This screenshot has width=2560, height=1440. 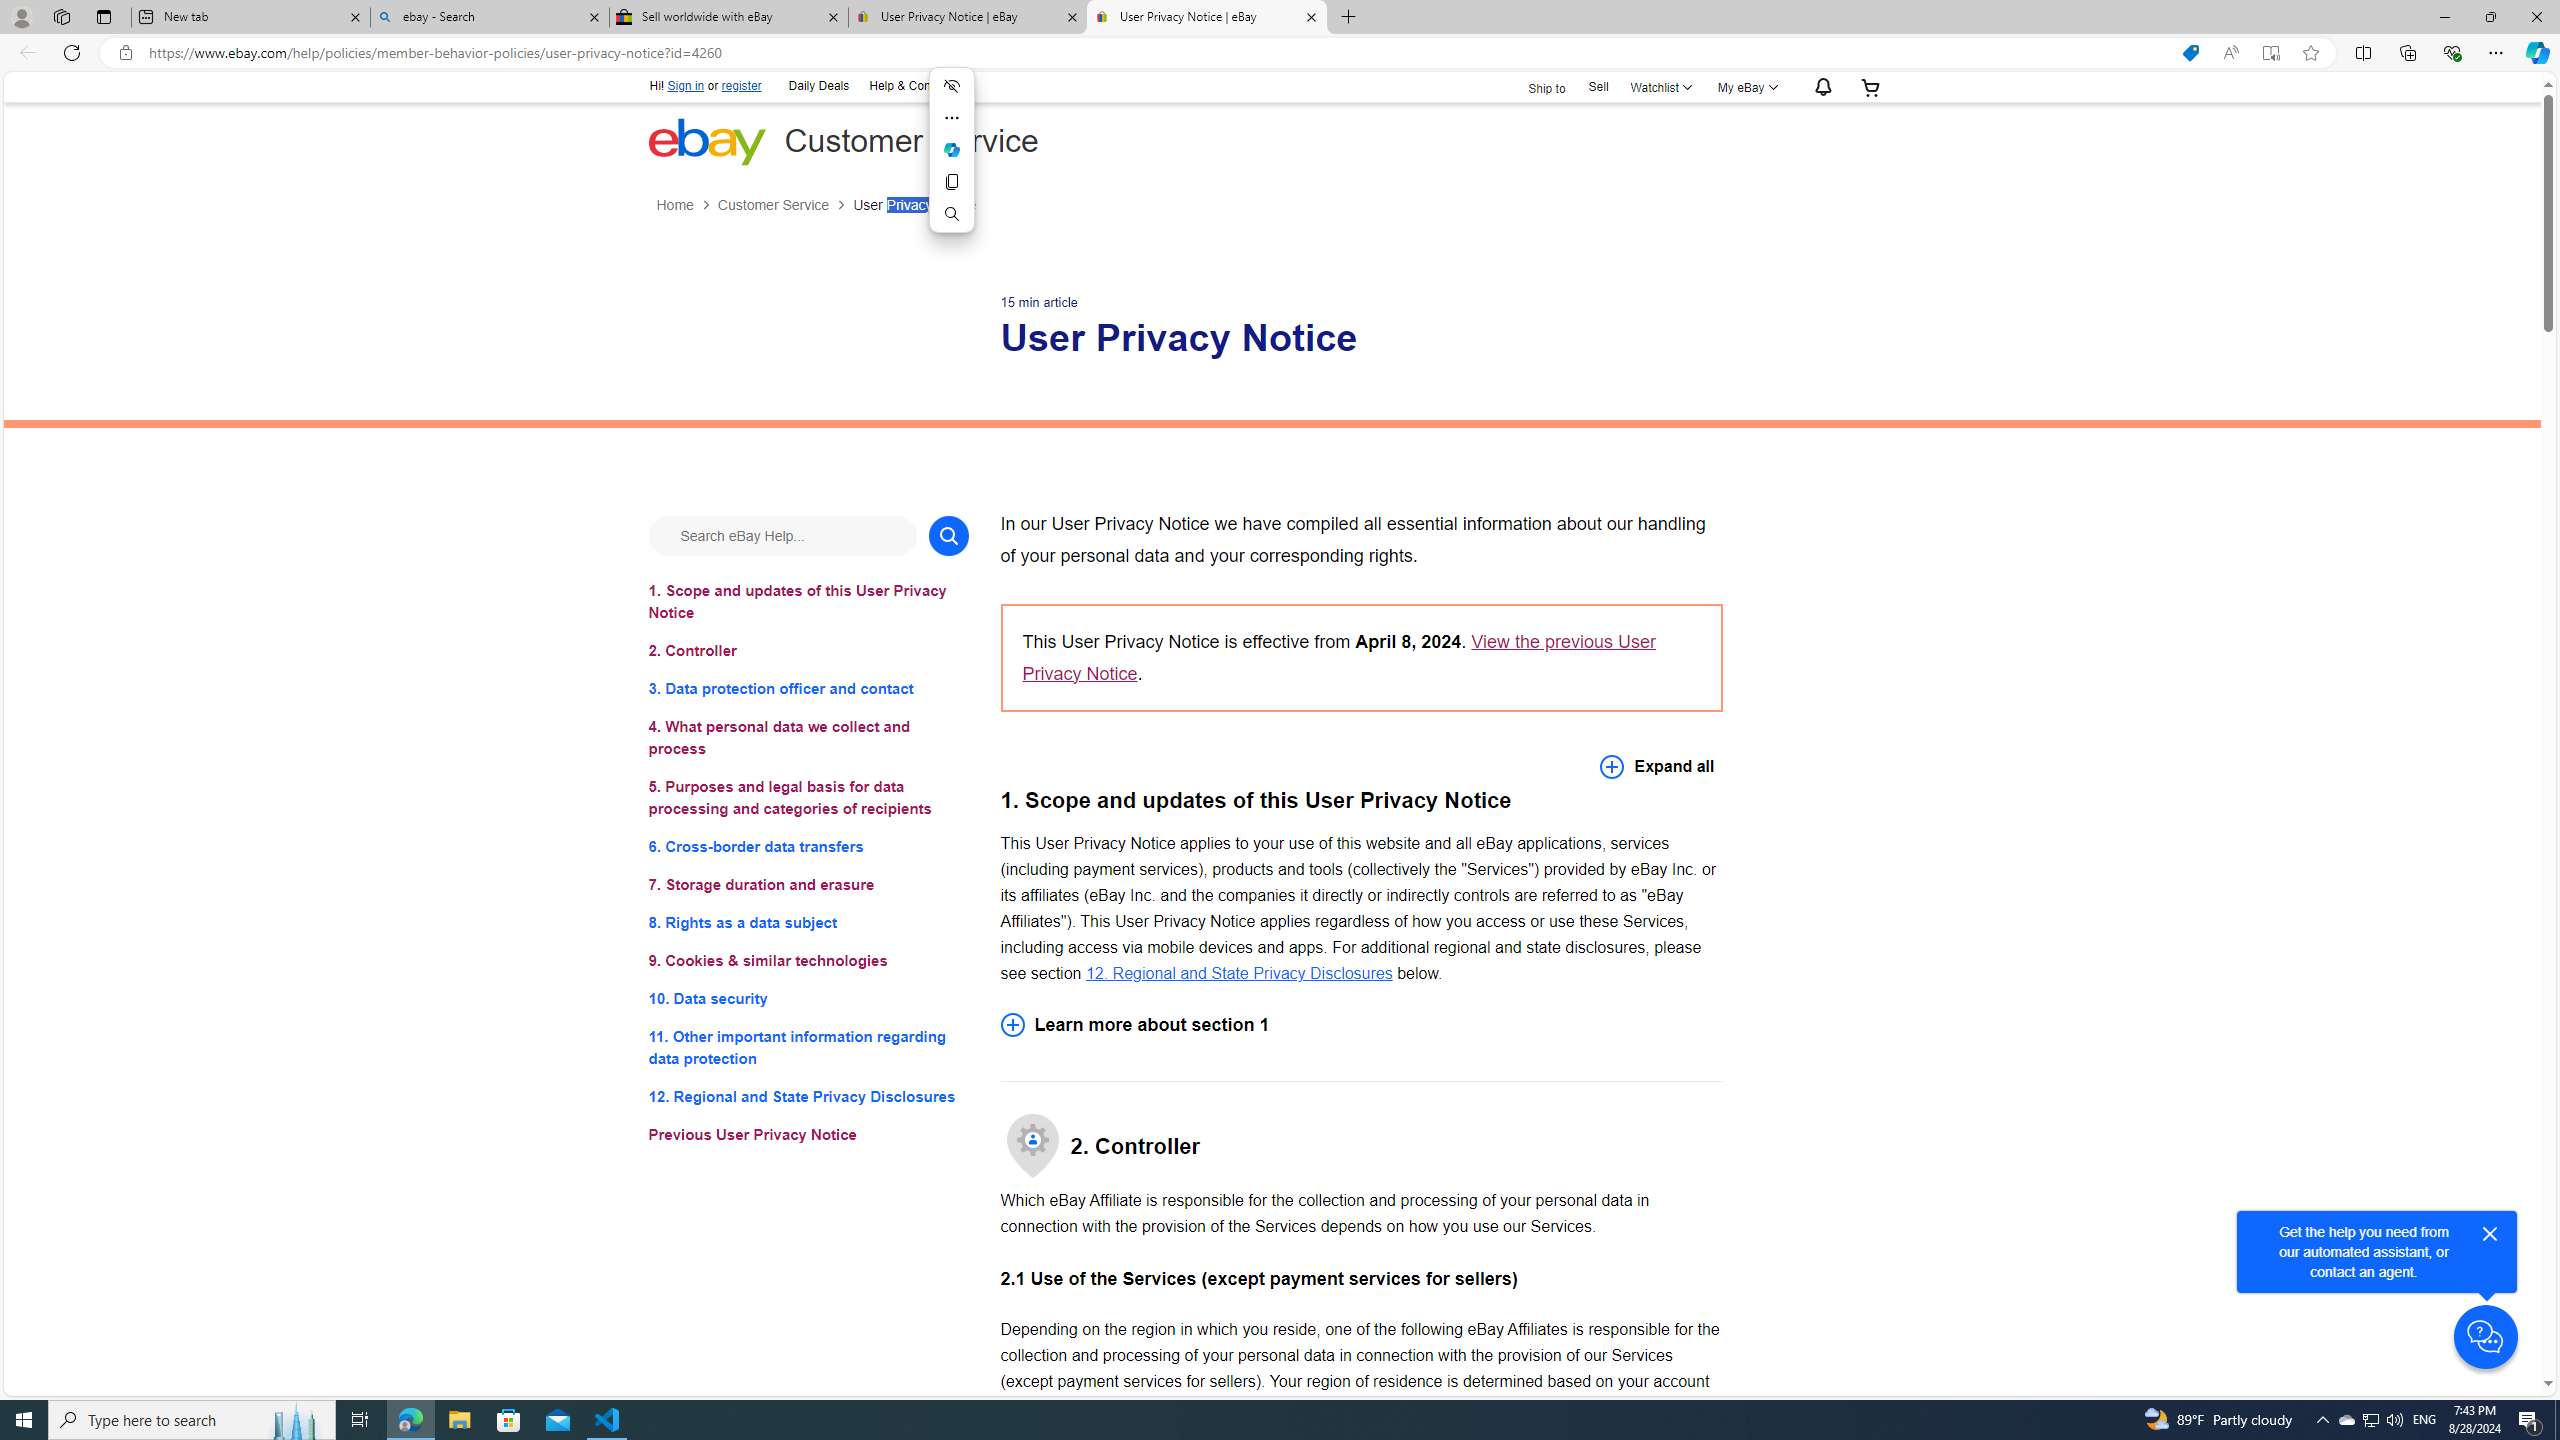 What do you see at coordinates (784, 204) in the screenshot?
I see `'Customer Service'` at bounding box center [784, 204].